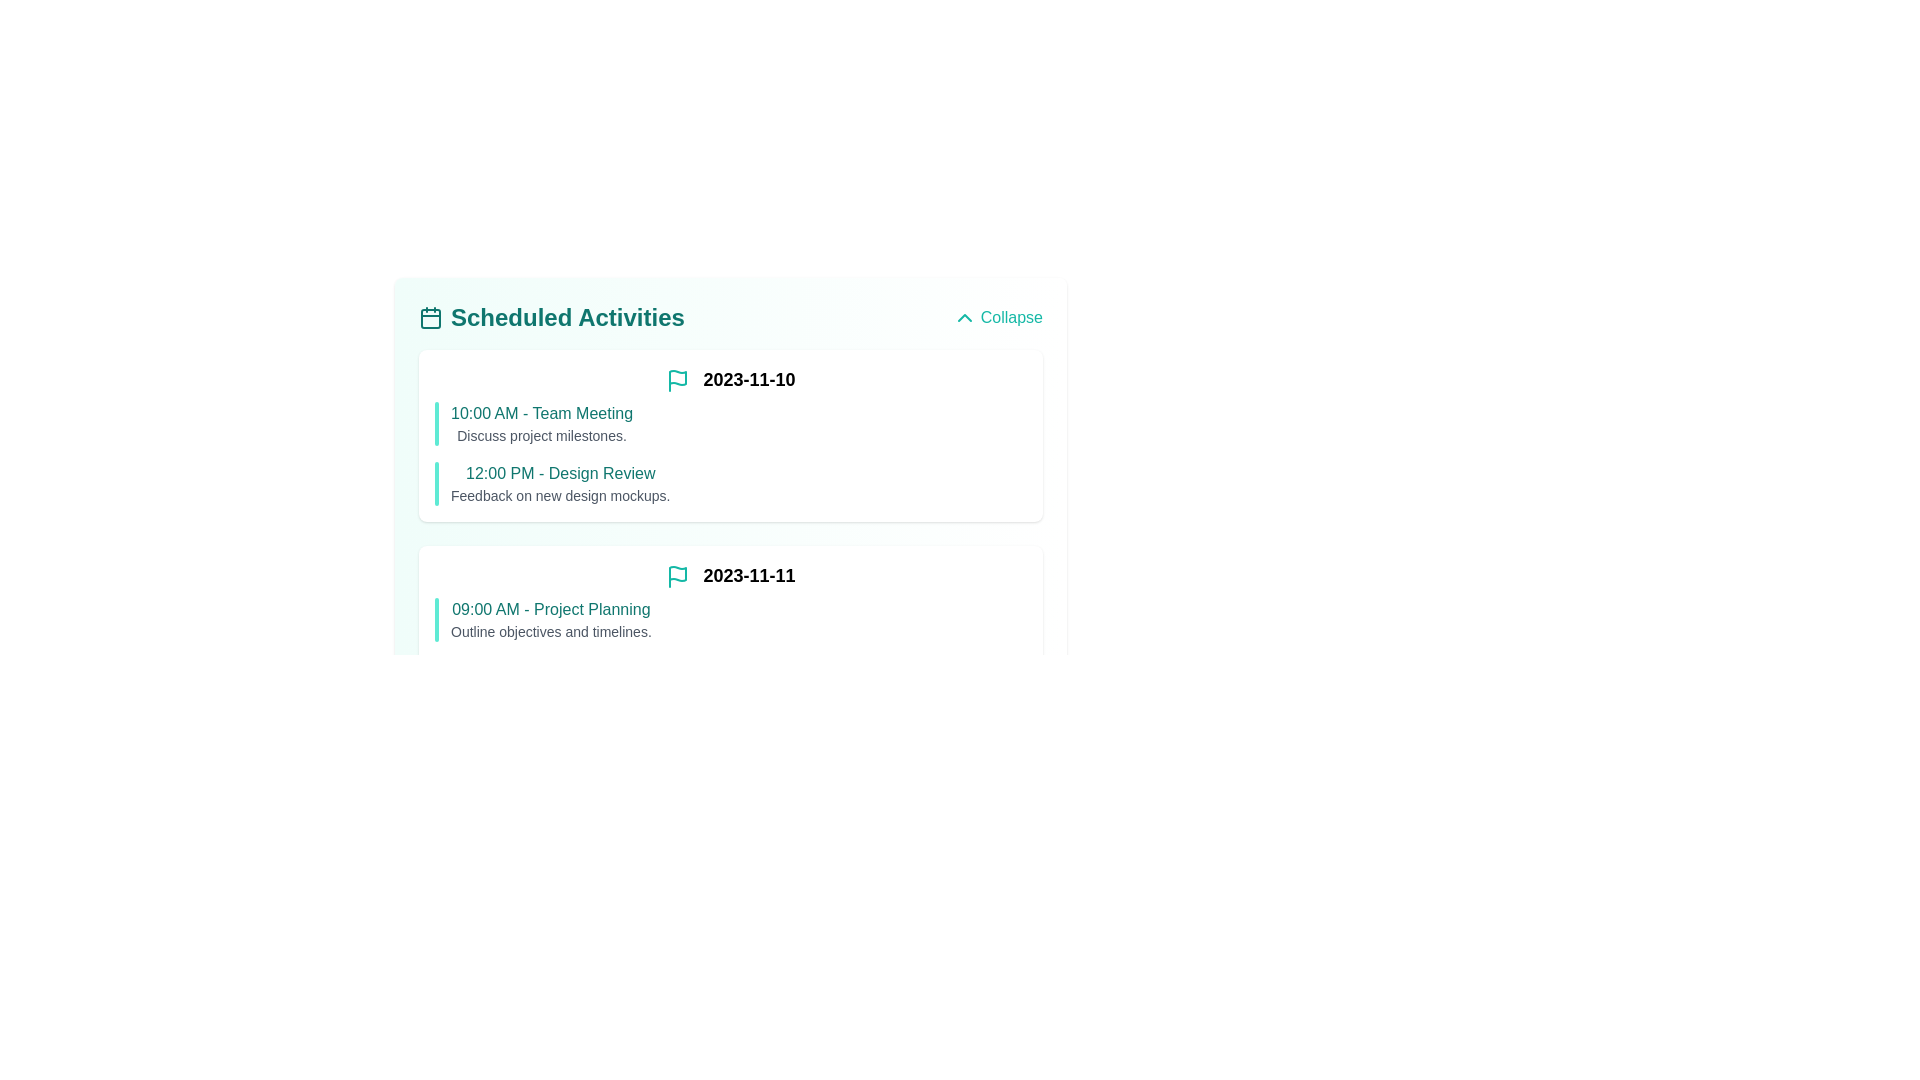  I want to click on the Text (Header) element that represents a specific scheduled date, which serves as a header for the listed activities, so click(729, 575).